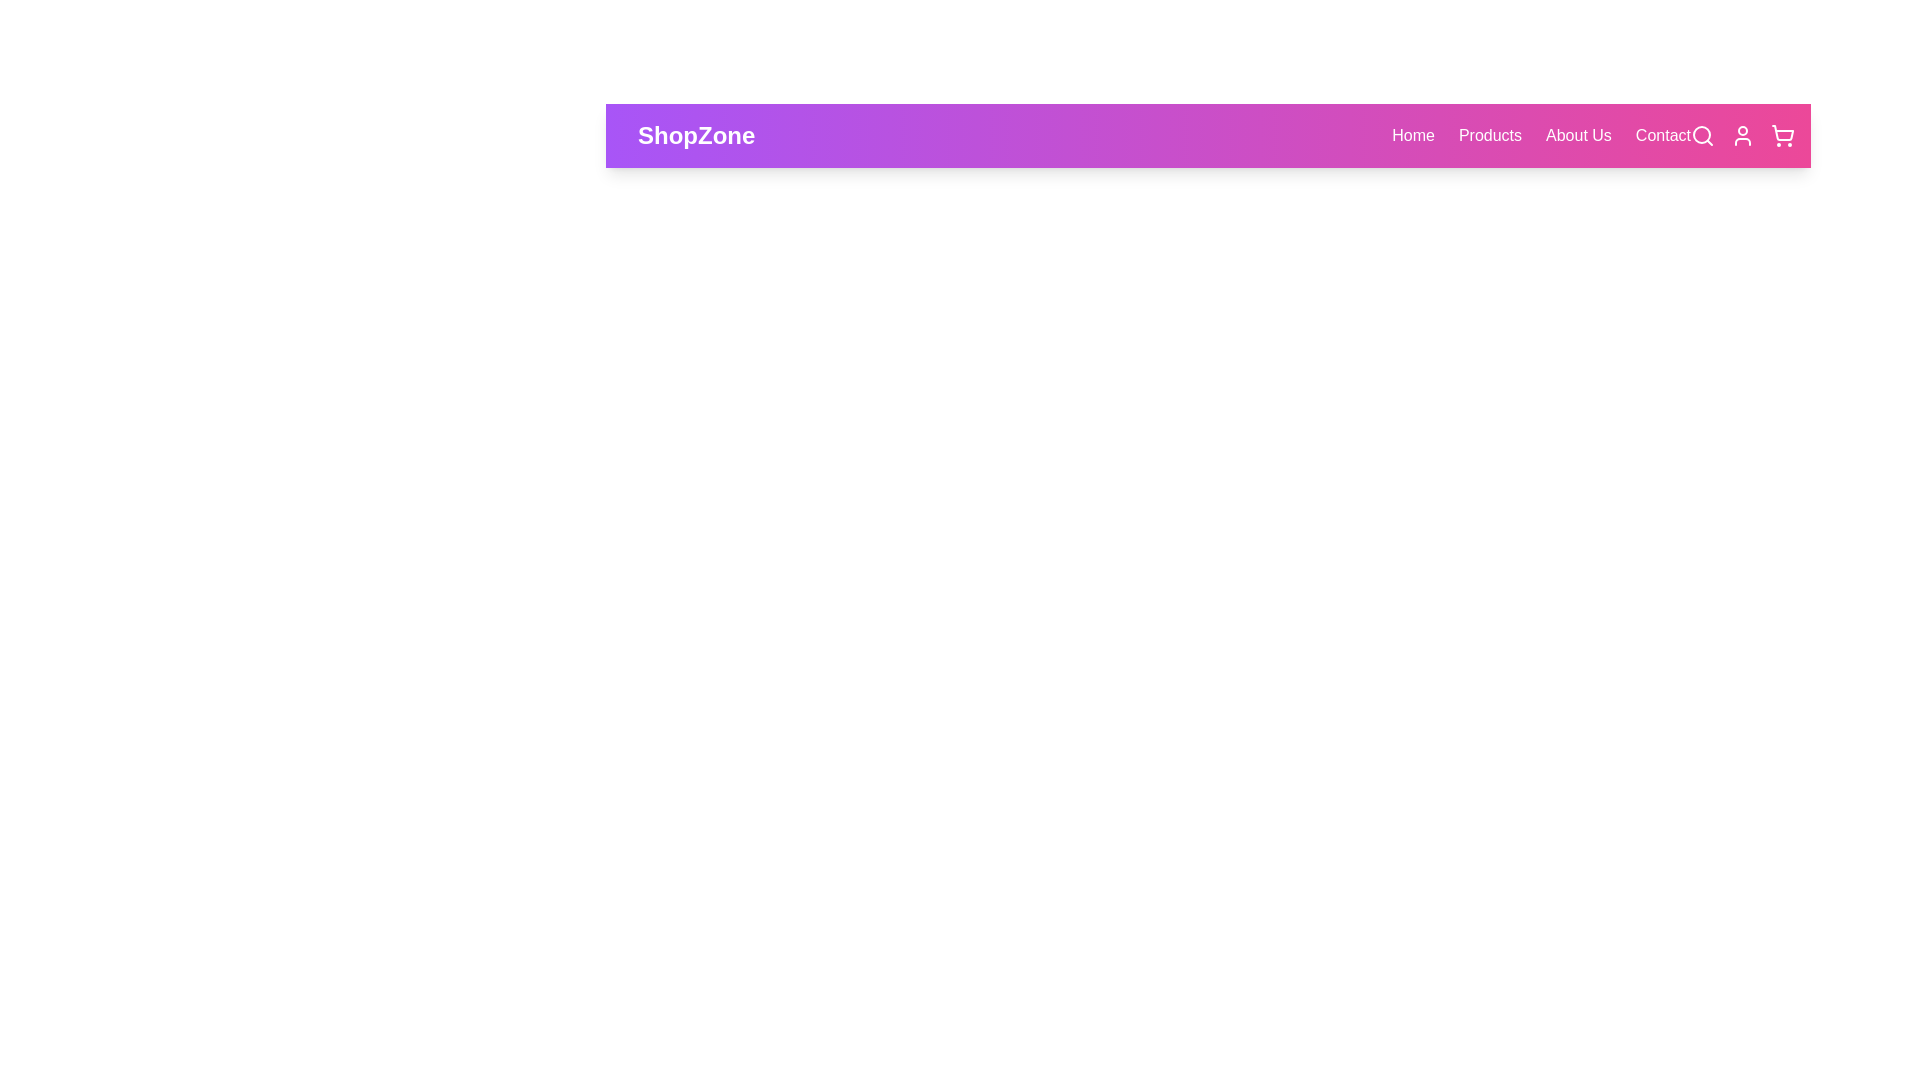 This screenshot has height=1080, width=1920. I want to click on the About Us link in the navigation bar to navigate to the respective section, so click(1578, 135).